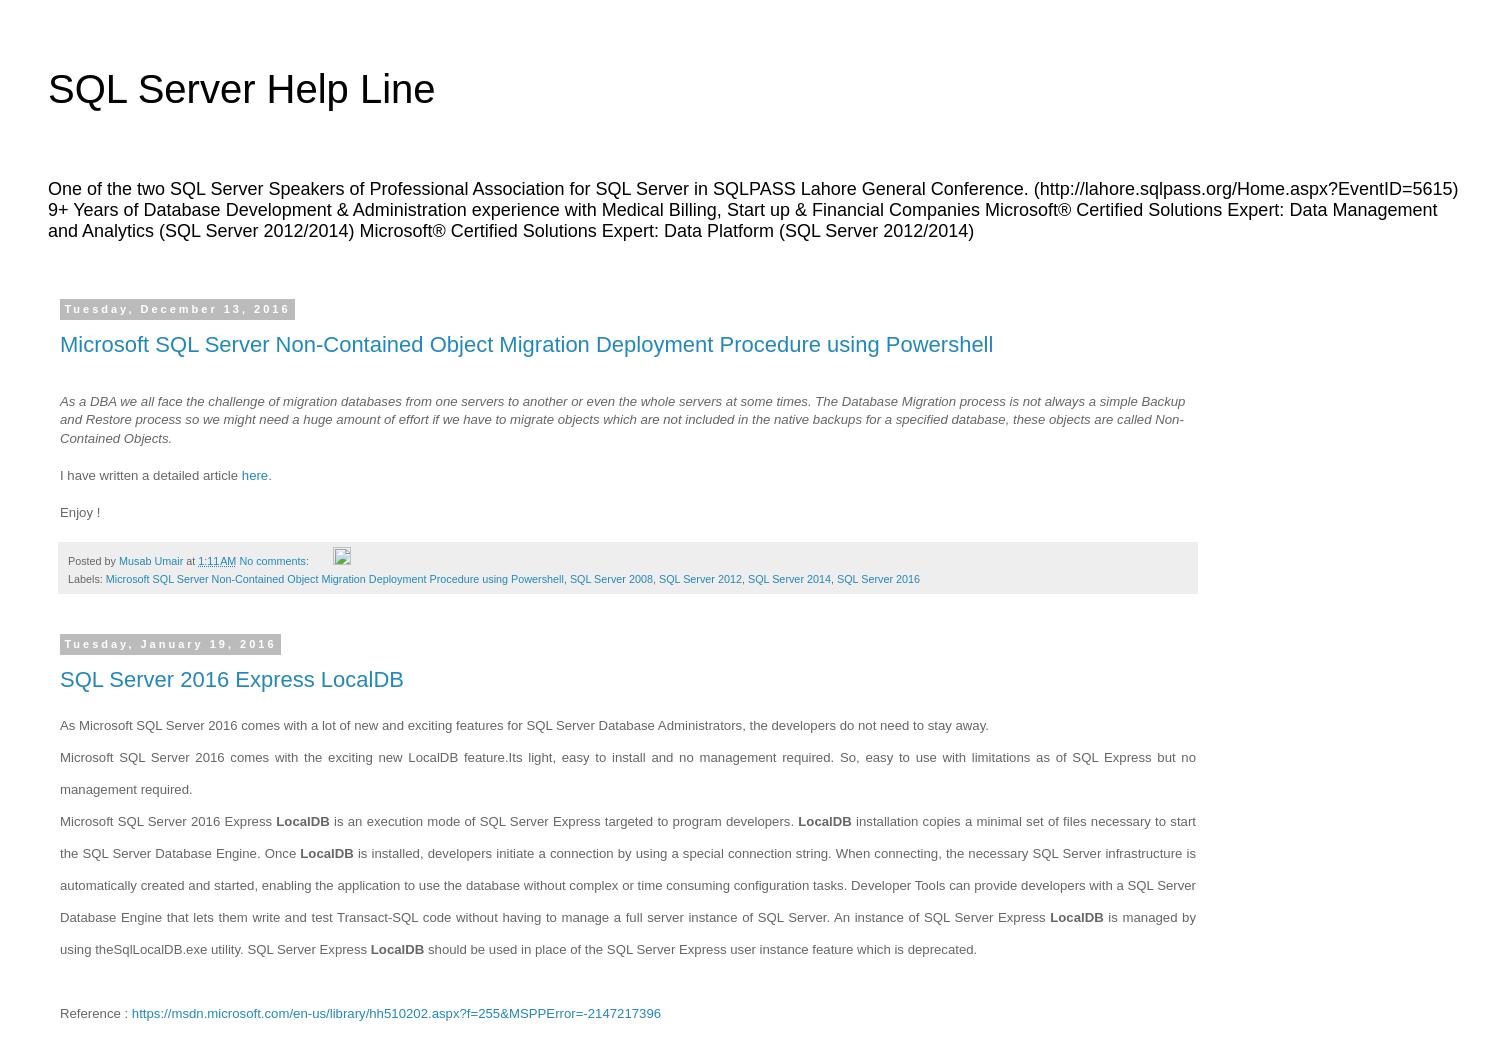  What do you see at coordinates (282, 755) in the screenshot?
I see `'Microsoft SQL Server 2016 comes with the exciting new LocalDB feature.'` at bounding box center [282, 755].